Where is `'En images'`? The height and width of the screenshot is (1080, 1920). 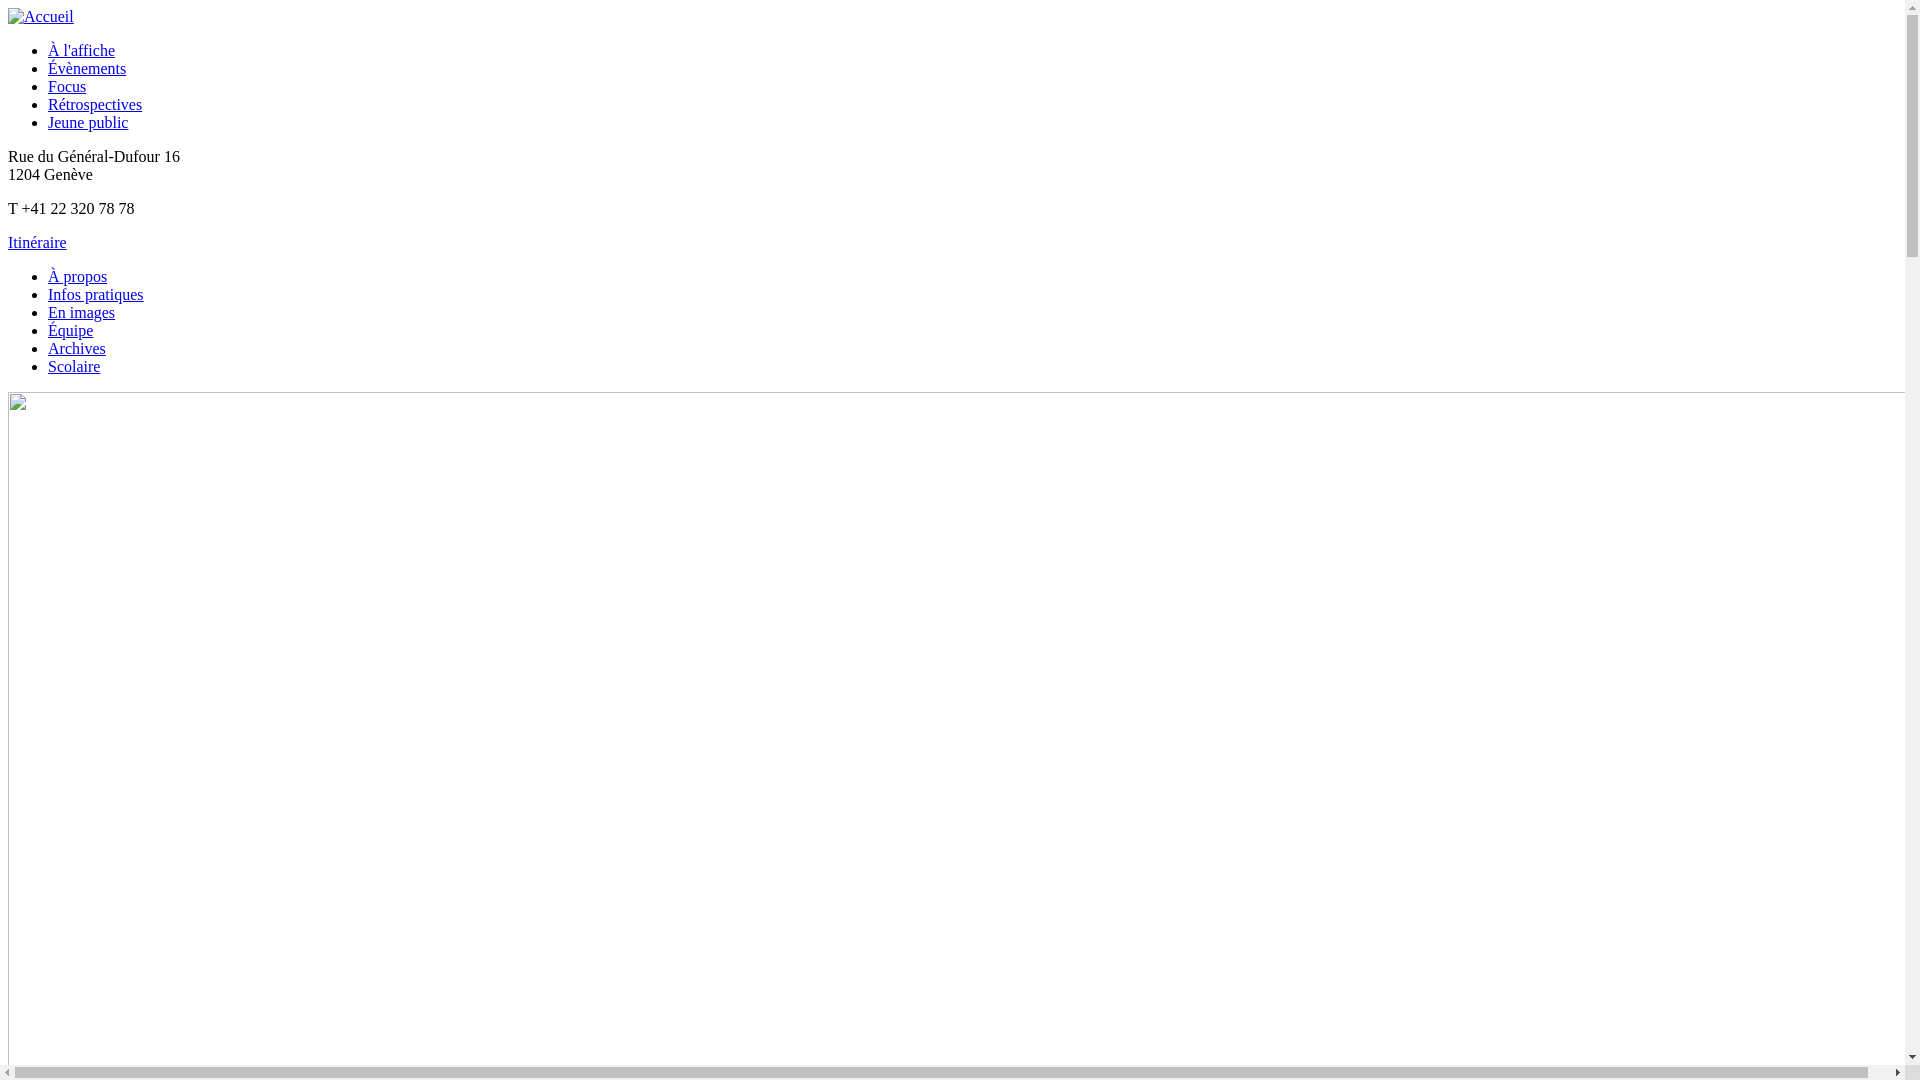
'En images' is located at coordinates (80, 312).